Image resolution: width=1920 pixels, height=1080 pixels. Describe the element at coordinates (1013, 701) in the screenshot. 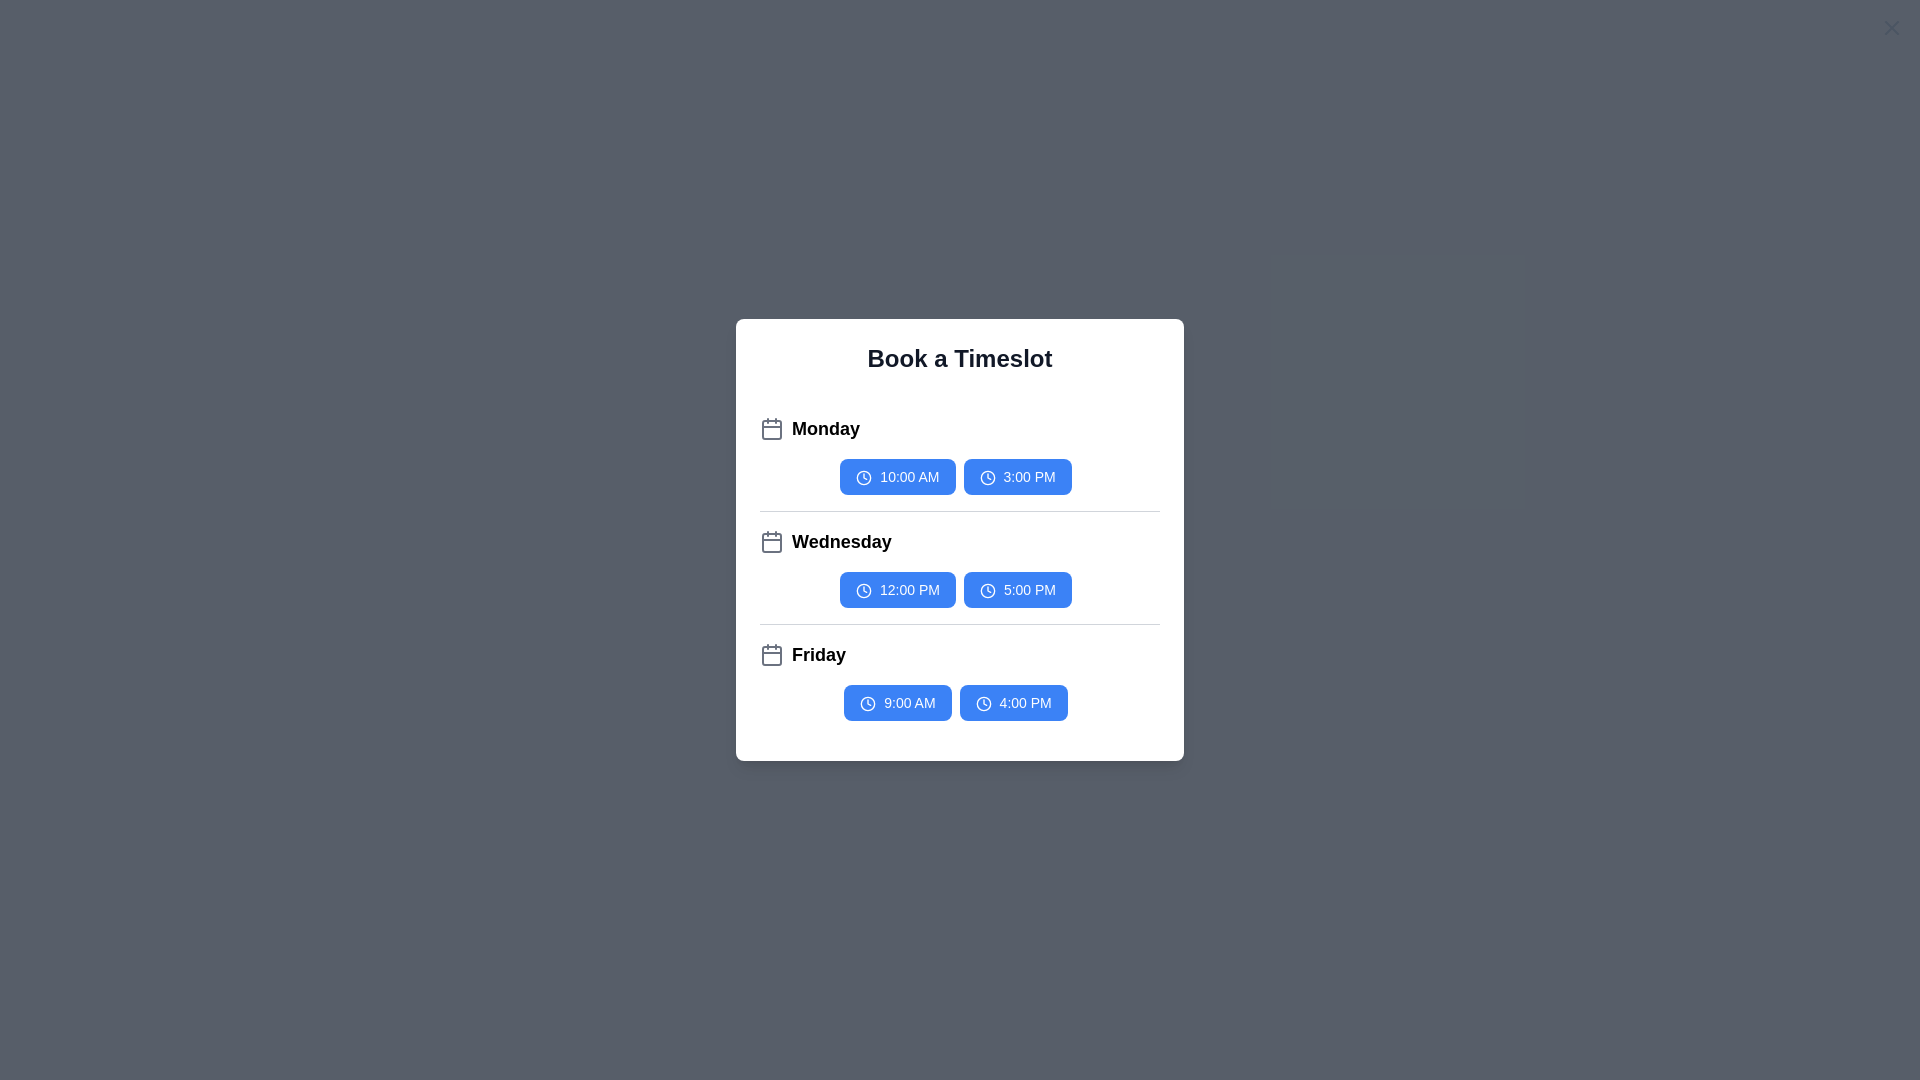

I see `the timeslot button labeled 4:00 PM` at that location.